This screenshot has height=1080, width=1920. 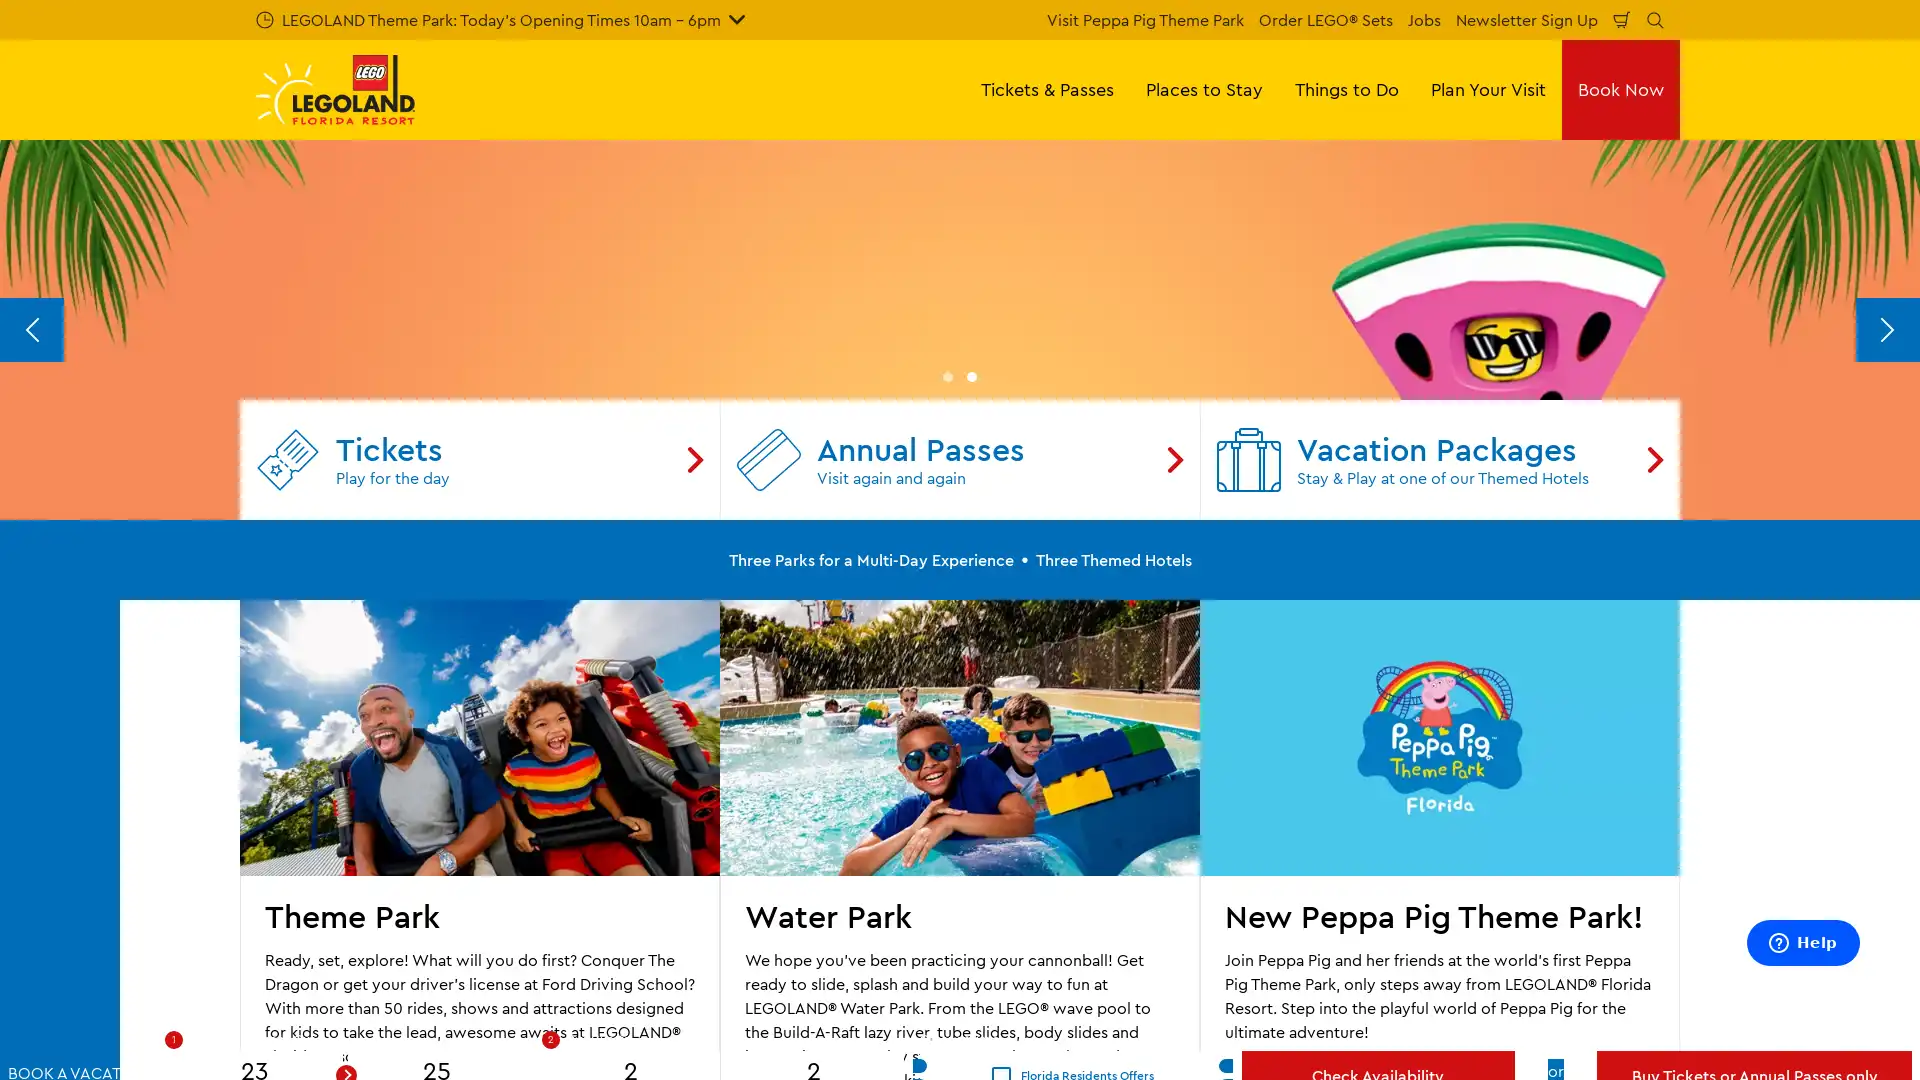 I want to click on Tickets & Passes, so click(x=1046, y=88).